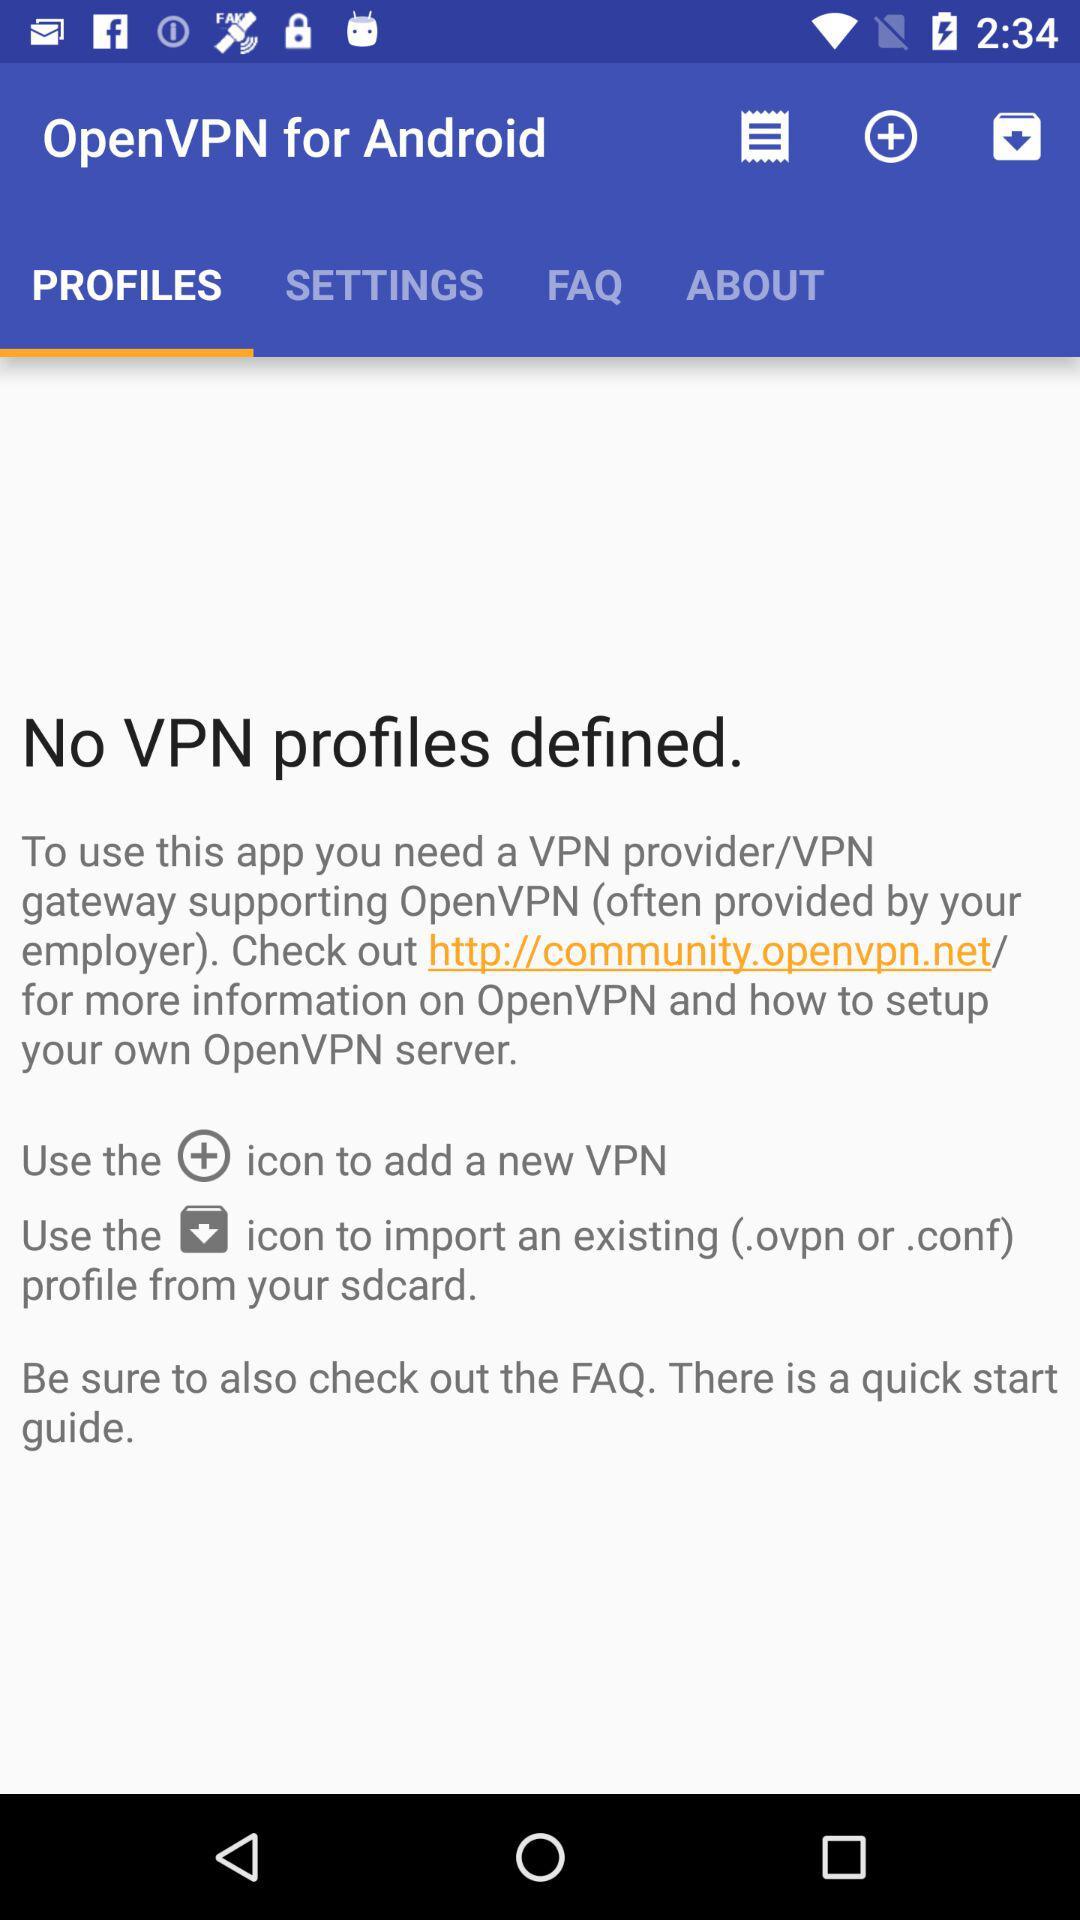 The width and height of the screenshot is (1080, 1920). I want to click on download icon, so click(1017, 136).